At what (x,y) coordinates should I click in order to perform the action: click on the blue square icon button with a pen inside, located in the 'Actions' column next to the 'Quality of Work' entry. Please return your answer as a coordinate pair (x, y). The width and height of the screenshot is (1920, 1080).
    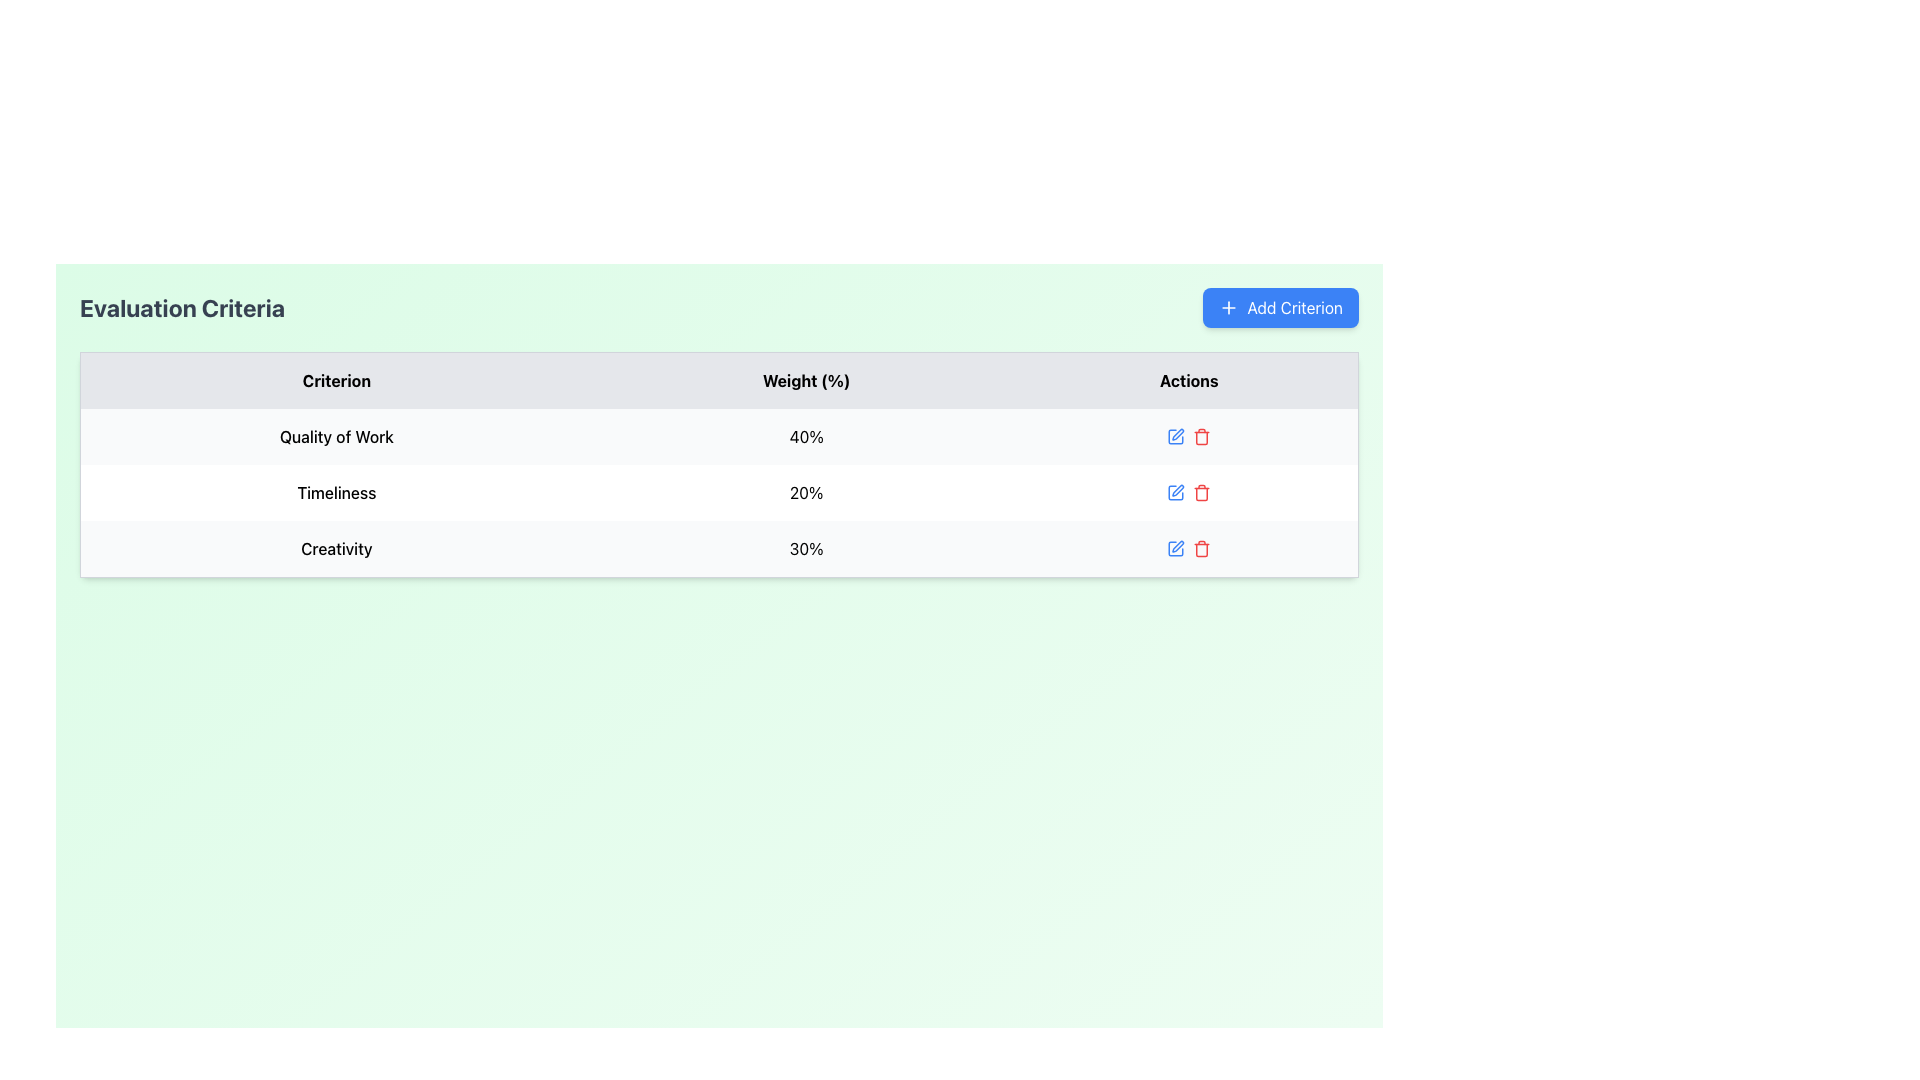
    Looking at the image, I should click on (1176, 435).